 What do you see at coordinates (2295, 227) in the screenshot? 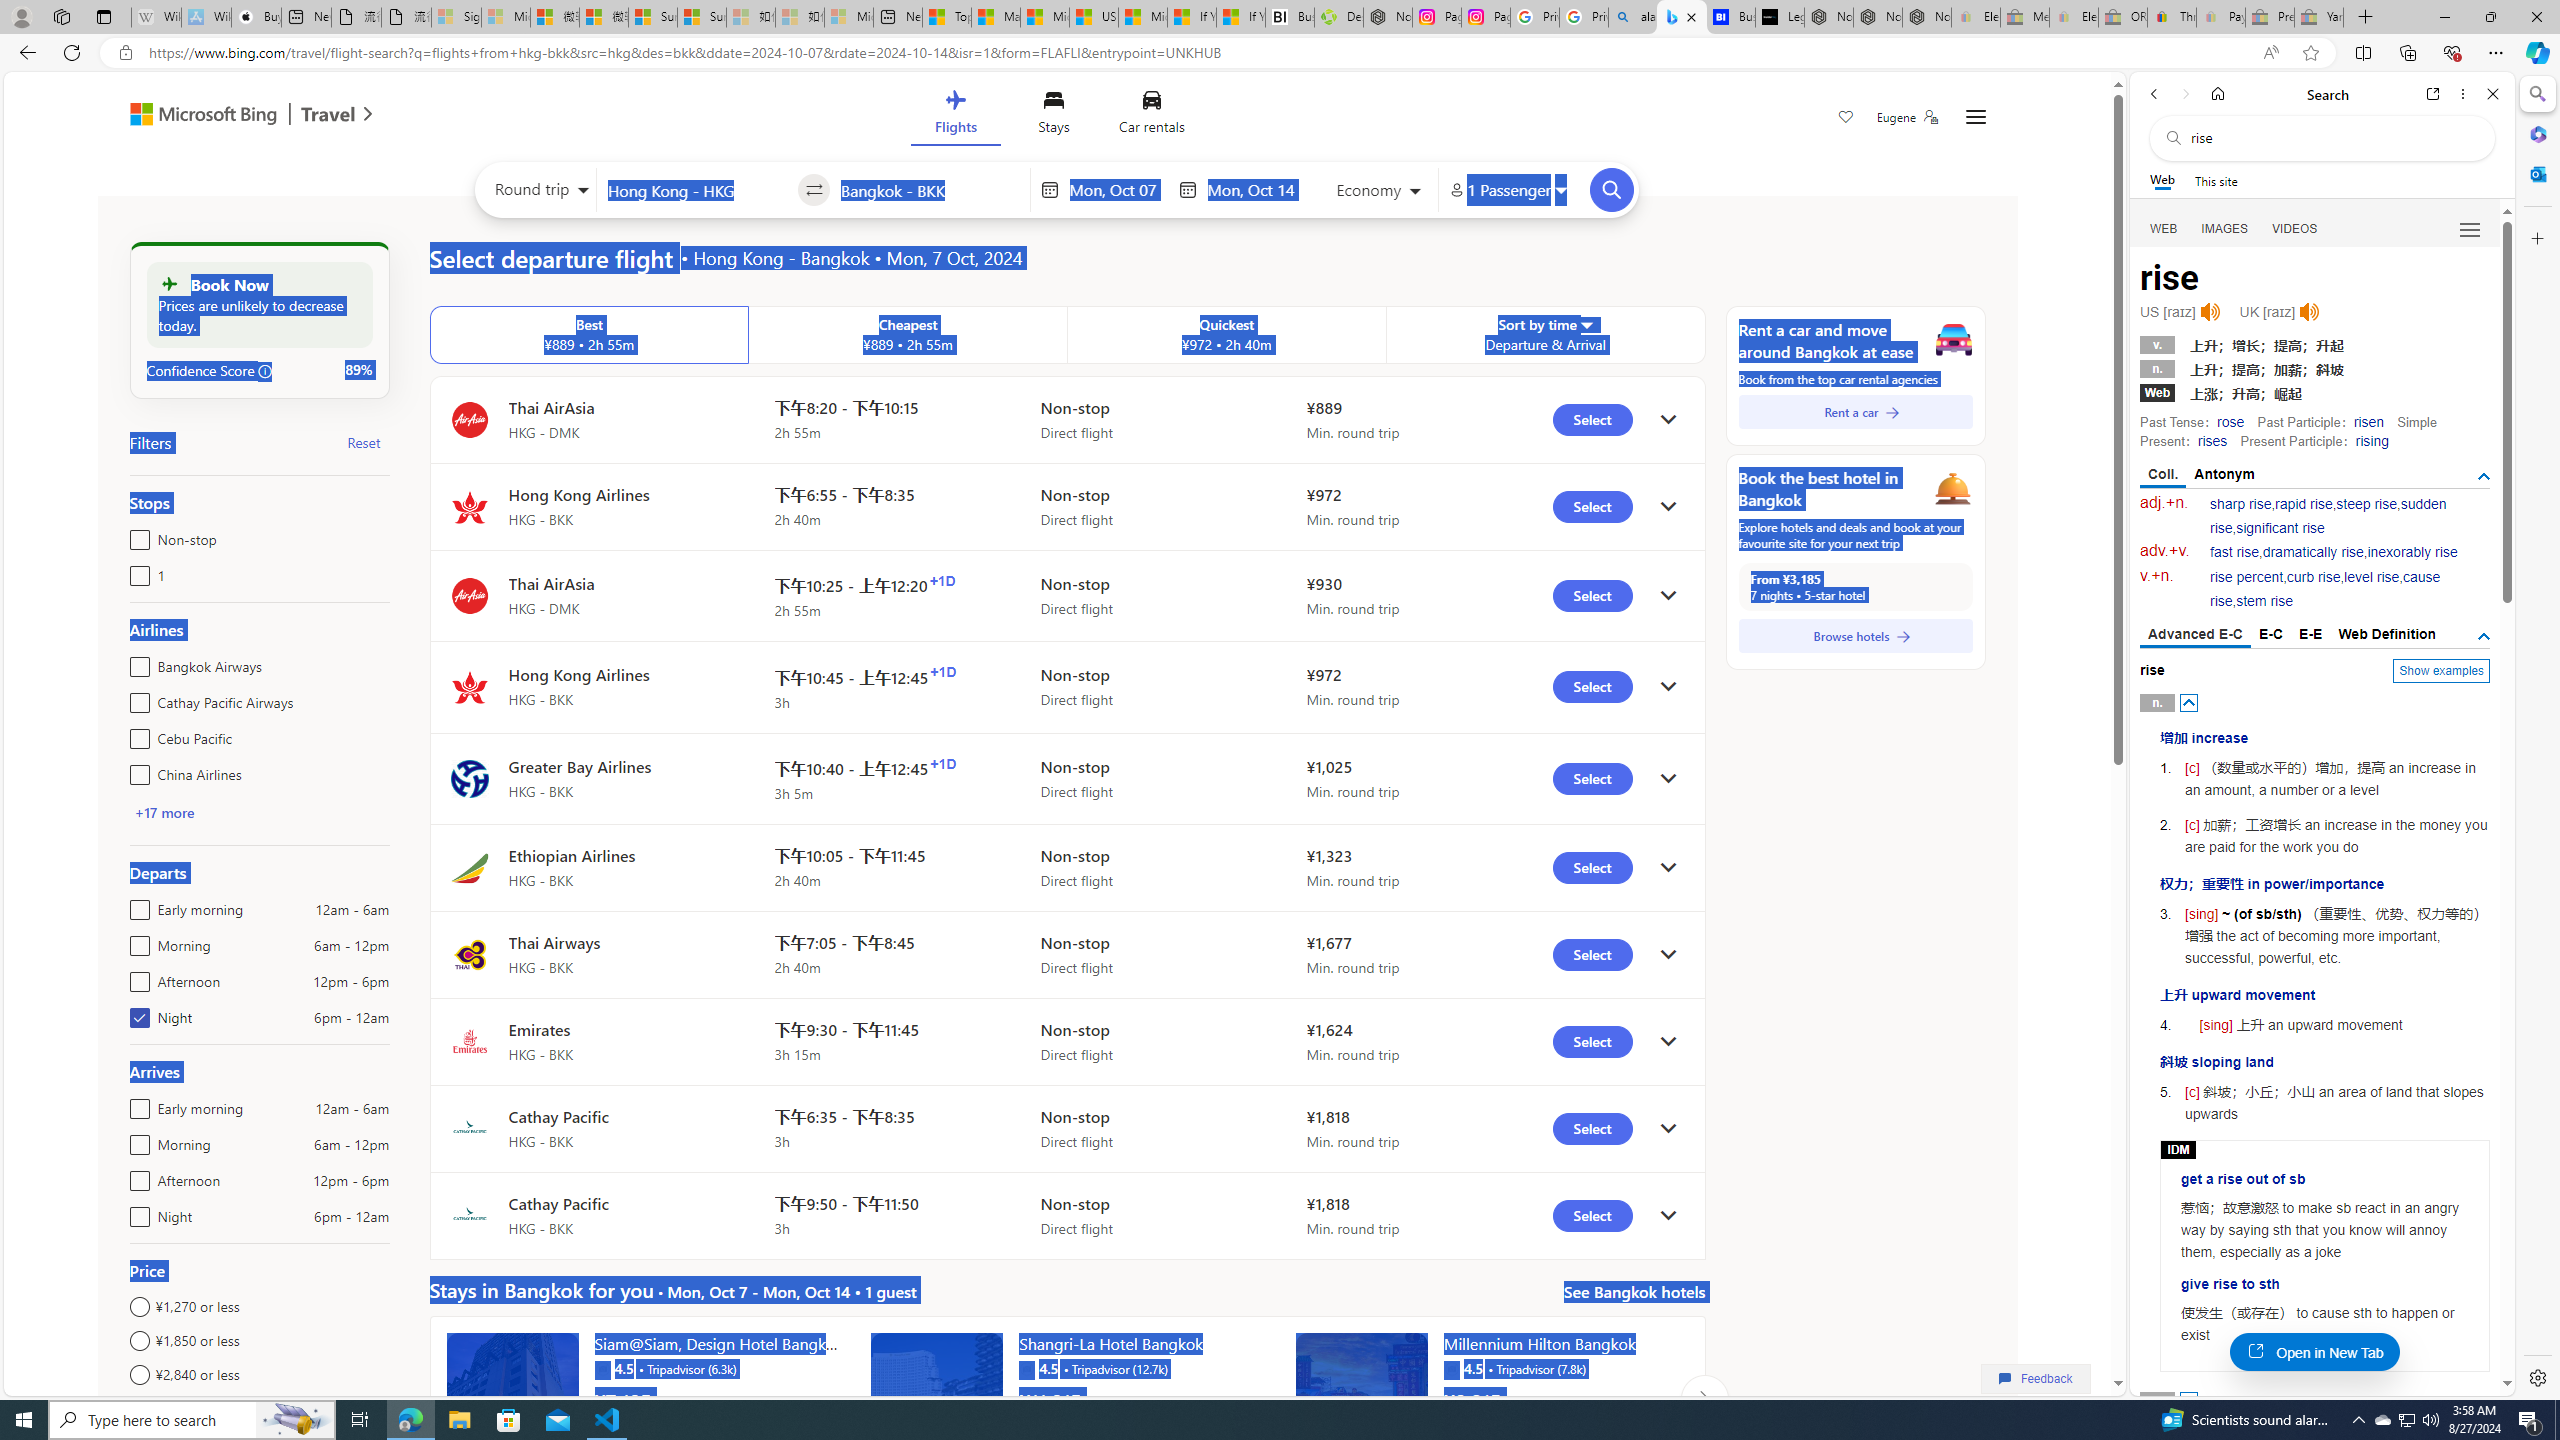
I see `'Search Filter, VIDEOS'` at bounding box center [2295, 227].